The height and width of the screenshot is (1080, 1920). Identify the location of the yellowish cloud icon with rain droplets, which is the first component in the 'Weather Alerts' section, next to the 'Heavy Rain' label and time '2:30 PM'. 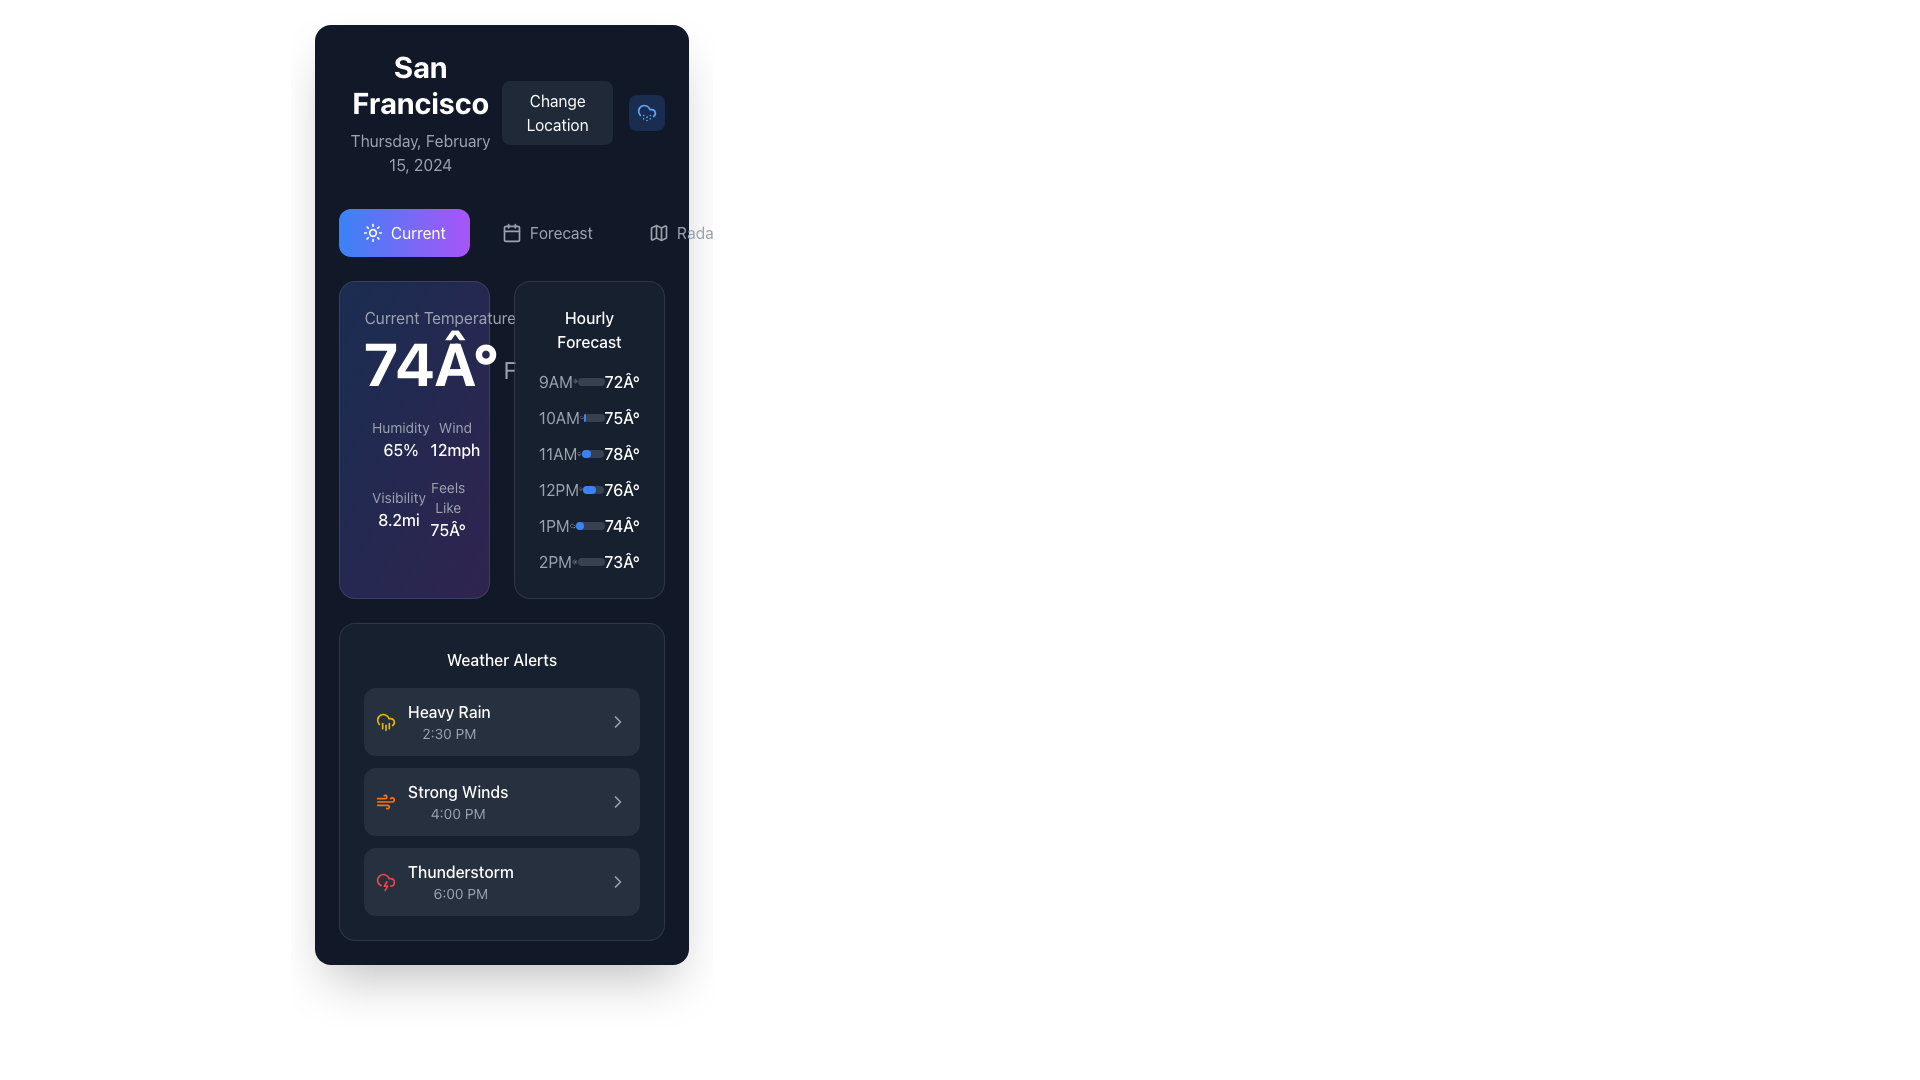
(385, 721).